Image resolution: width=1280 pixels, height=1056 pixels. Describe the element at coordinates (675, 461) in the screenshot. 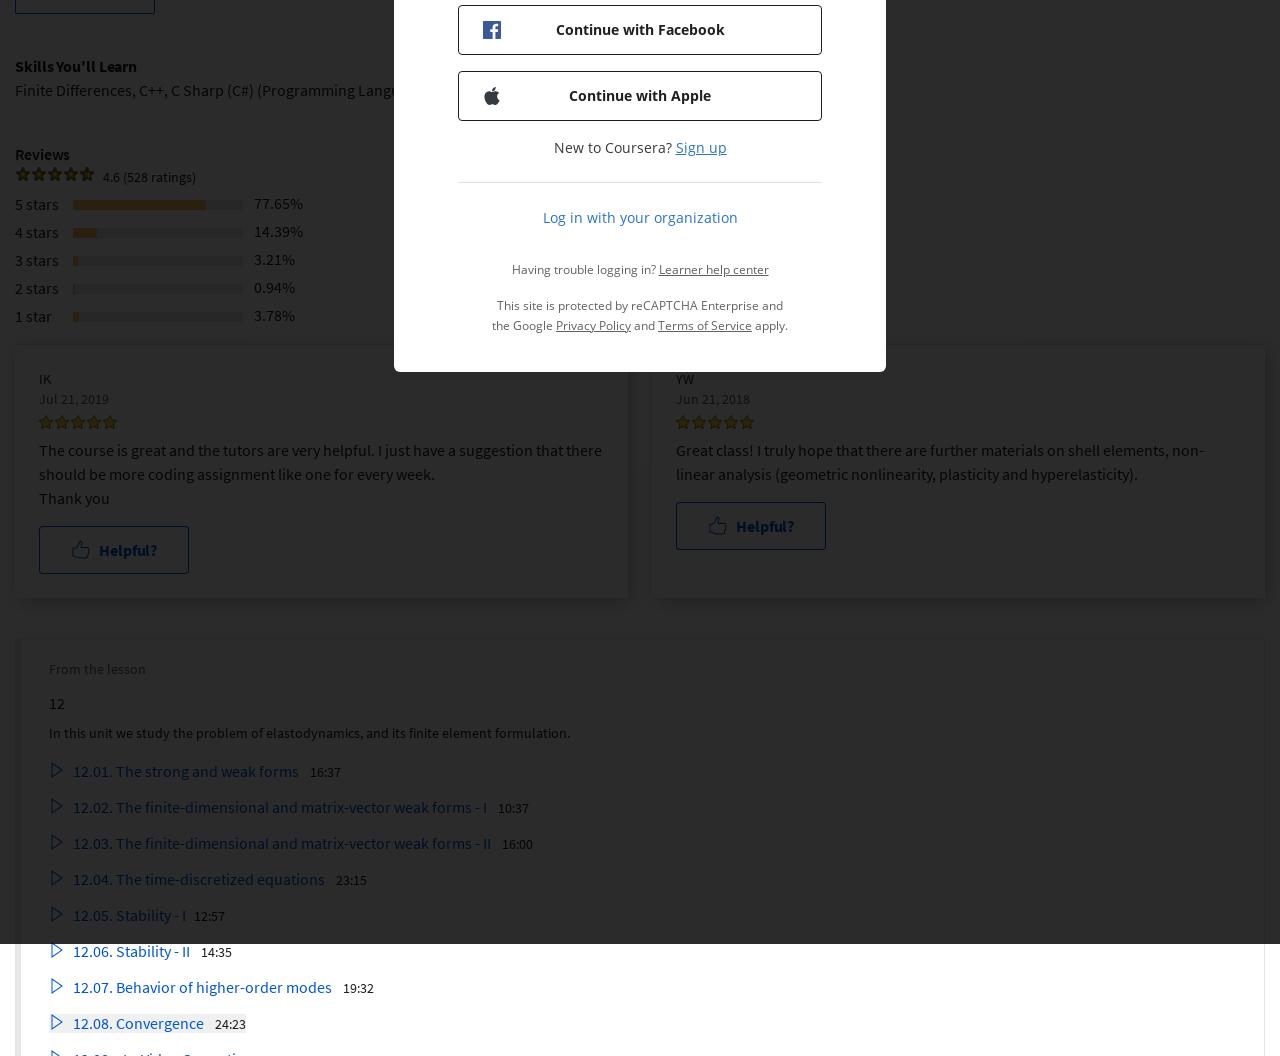

I see `'Great class! I truly hope that there are further materials on shell elements, non-linear analysis (geometric nonlinearity, plasticity and hyperelasticity).'` at that location.